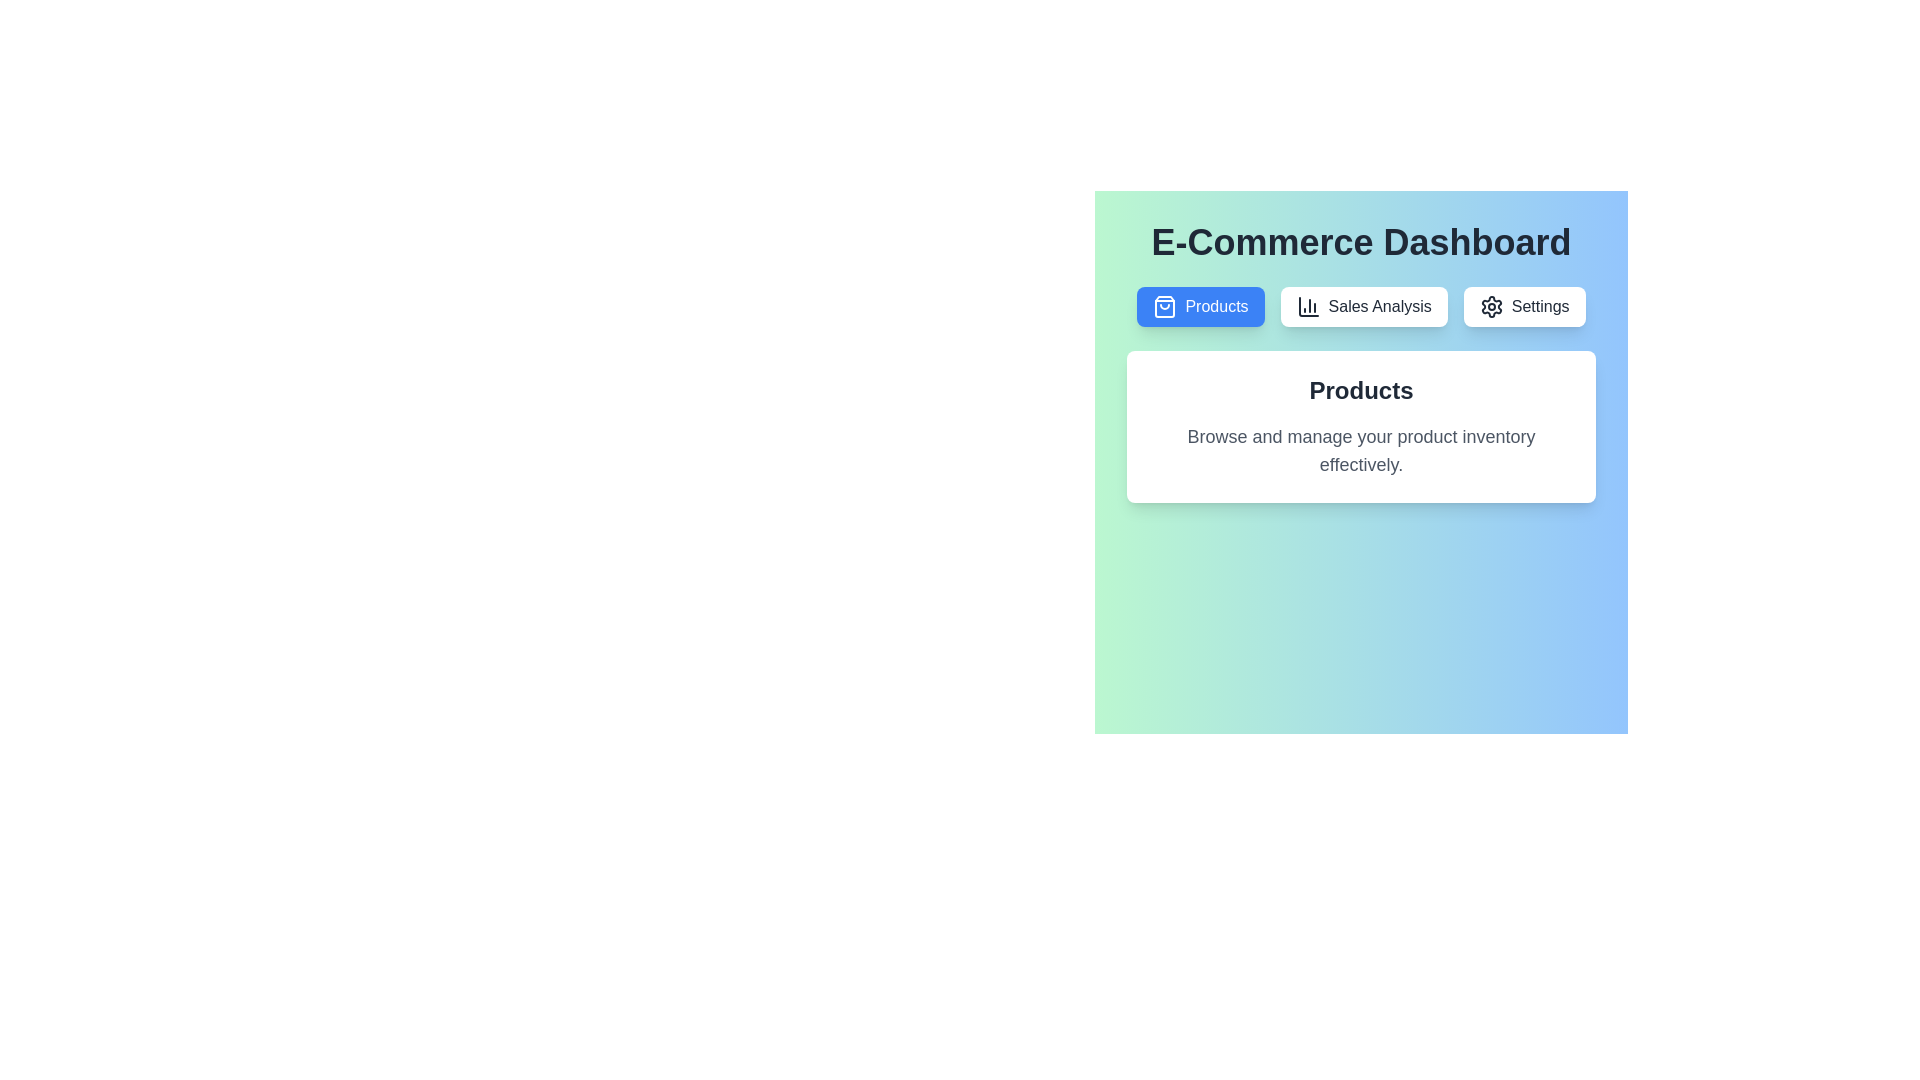 The image size is (1920, 1080). What do you see at coordinates (1363, 307) in the screenshot?
I see `the tab labeled Sales Analysis to switch to it` at bounding box center [1363, 307].